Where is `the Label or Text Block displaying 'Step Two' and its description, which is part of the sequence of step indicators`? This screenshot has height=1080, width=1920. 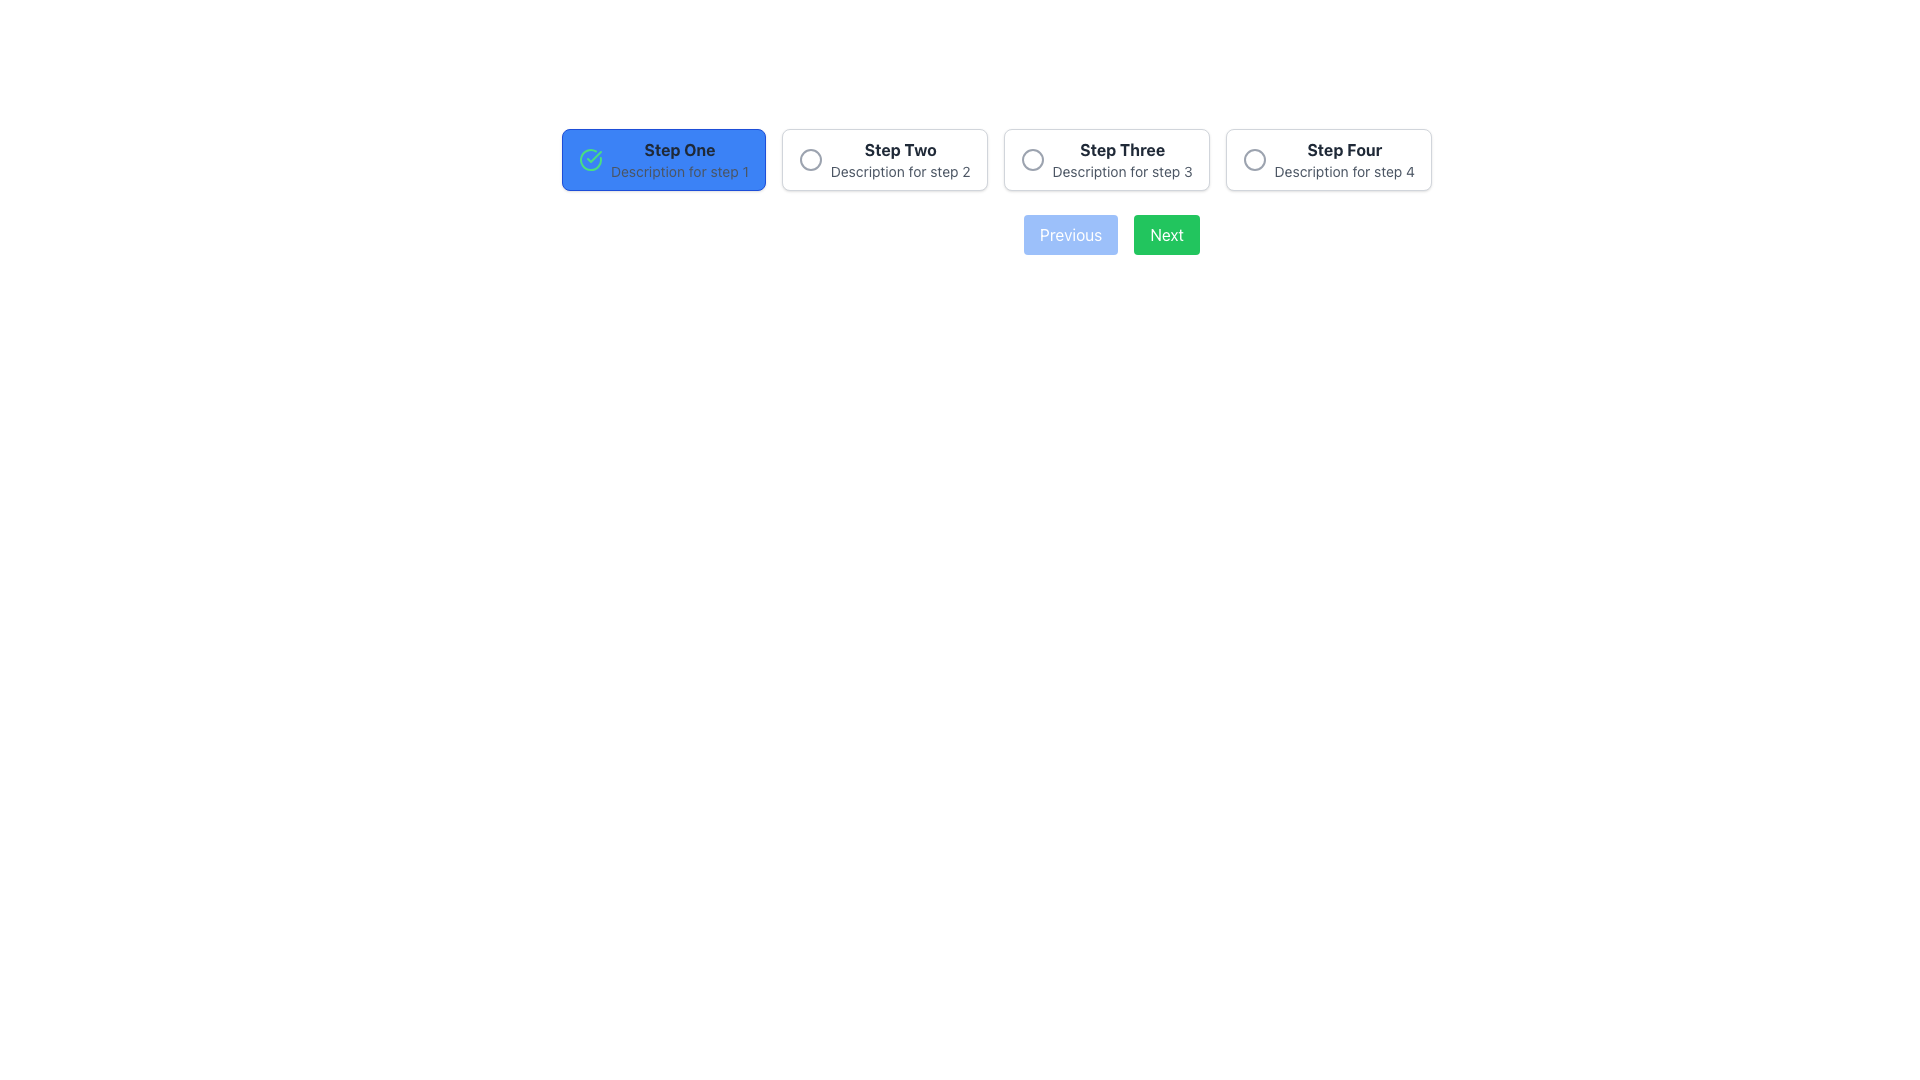
the Label or Text Block displaying 'Step Two' and its description, which is part of the sequence of step indicators is located at coordinates (899, 158).